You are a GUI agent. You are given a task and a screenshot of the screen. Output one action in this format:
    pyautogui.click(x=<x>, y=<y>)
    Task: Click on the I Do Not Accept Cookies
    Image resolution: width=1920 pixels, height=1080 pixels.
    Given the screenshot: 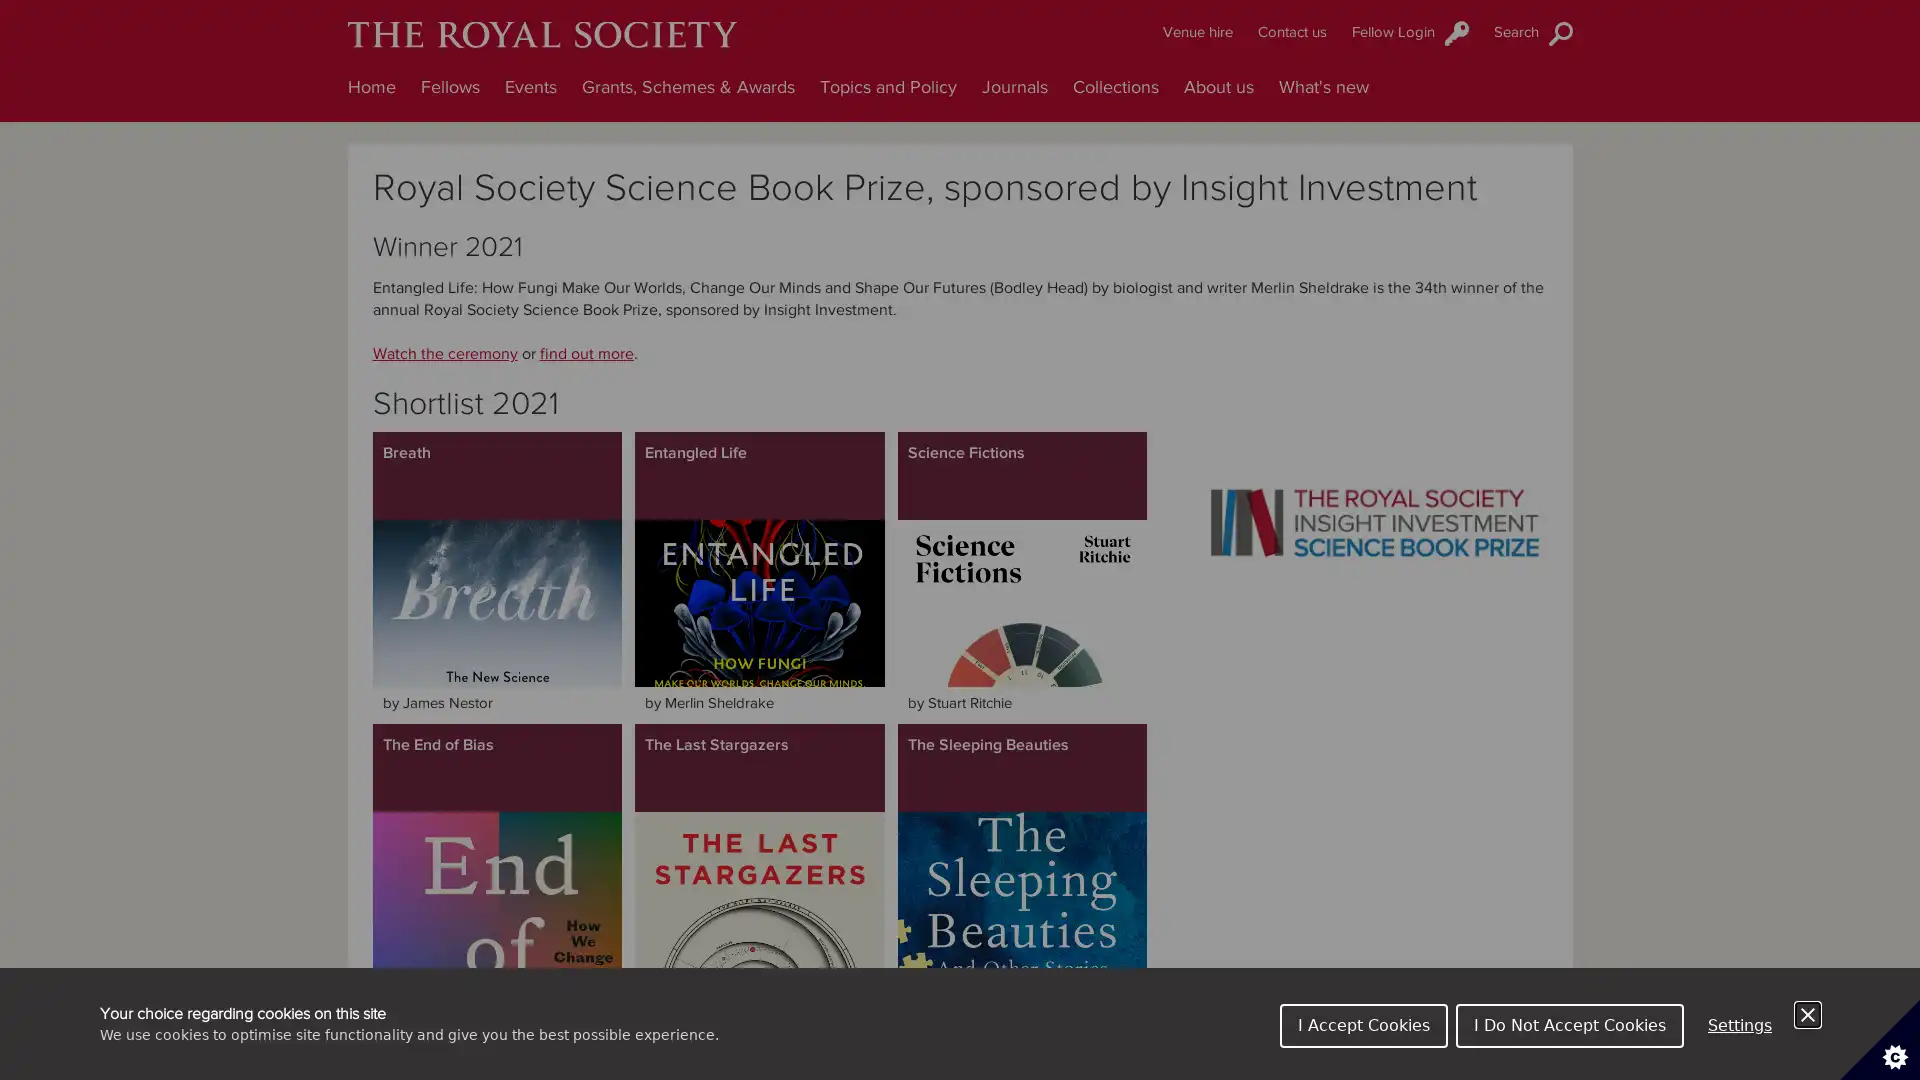 What is the action you would take?
    pyautogui.click(x=1568, y=1026)
    